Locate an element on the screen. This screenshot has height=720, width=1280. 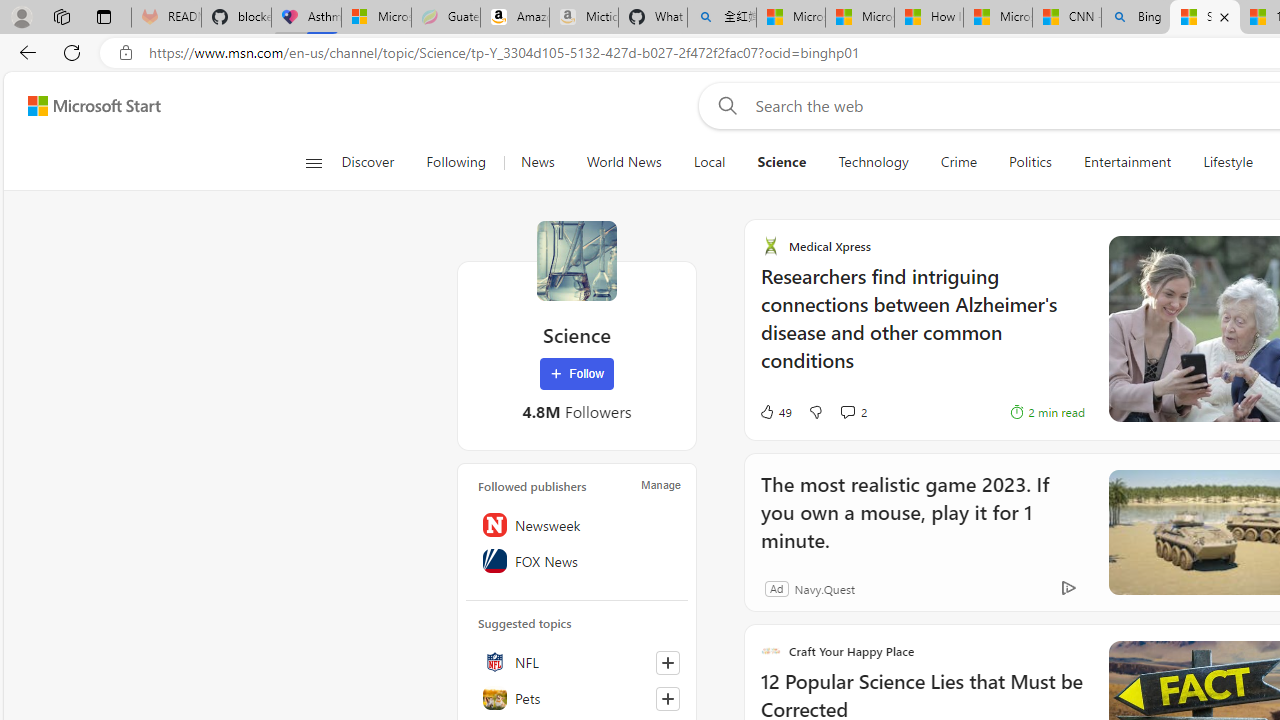
'Manage' is located at coordinates (661, 484).